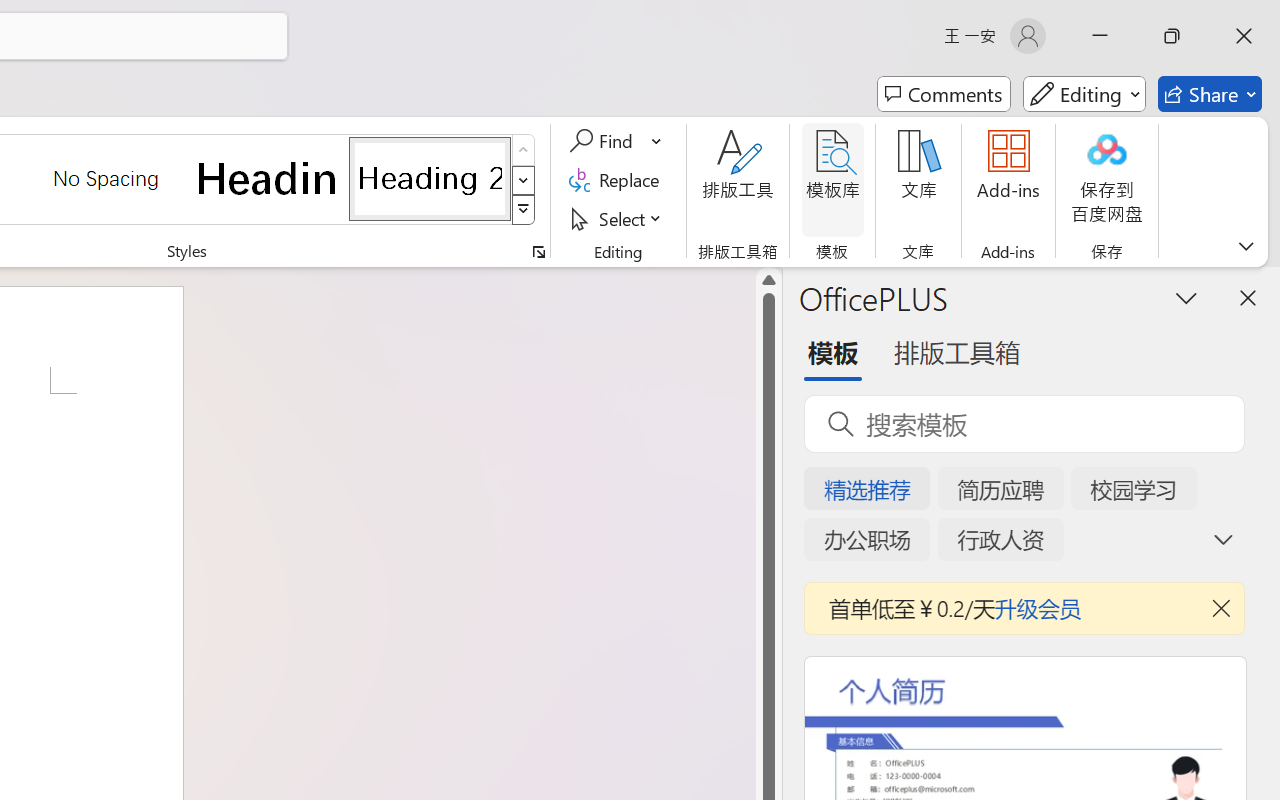  Describe the element at coordinates (1172, 35) in the screenshot. I see `'Restore Down'` at that location.